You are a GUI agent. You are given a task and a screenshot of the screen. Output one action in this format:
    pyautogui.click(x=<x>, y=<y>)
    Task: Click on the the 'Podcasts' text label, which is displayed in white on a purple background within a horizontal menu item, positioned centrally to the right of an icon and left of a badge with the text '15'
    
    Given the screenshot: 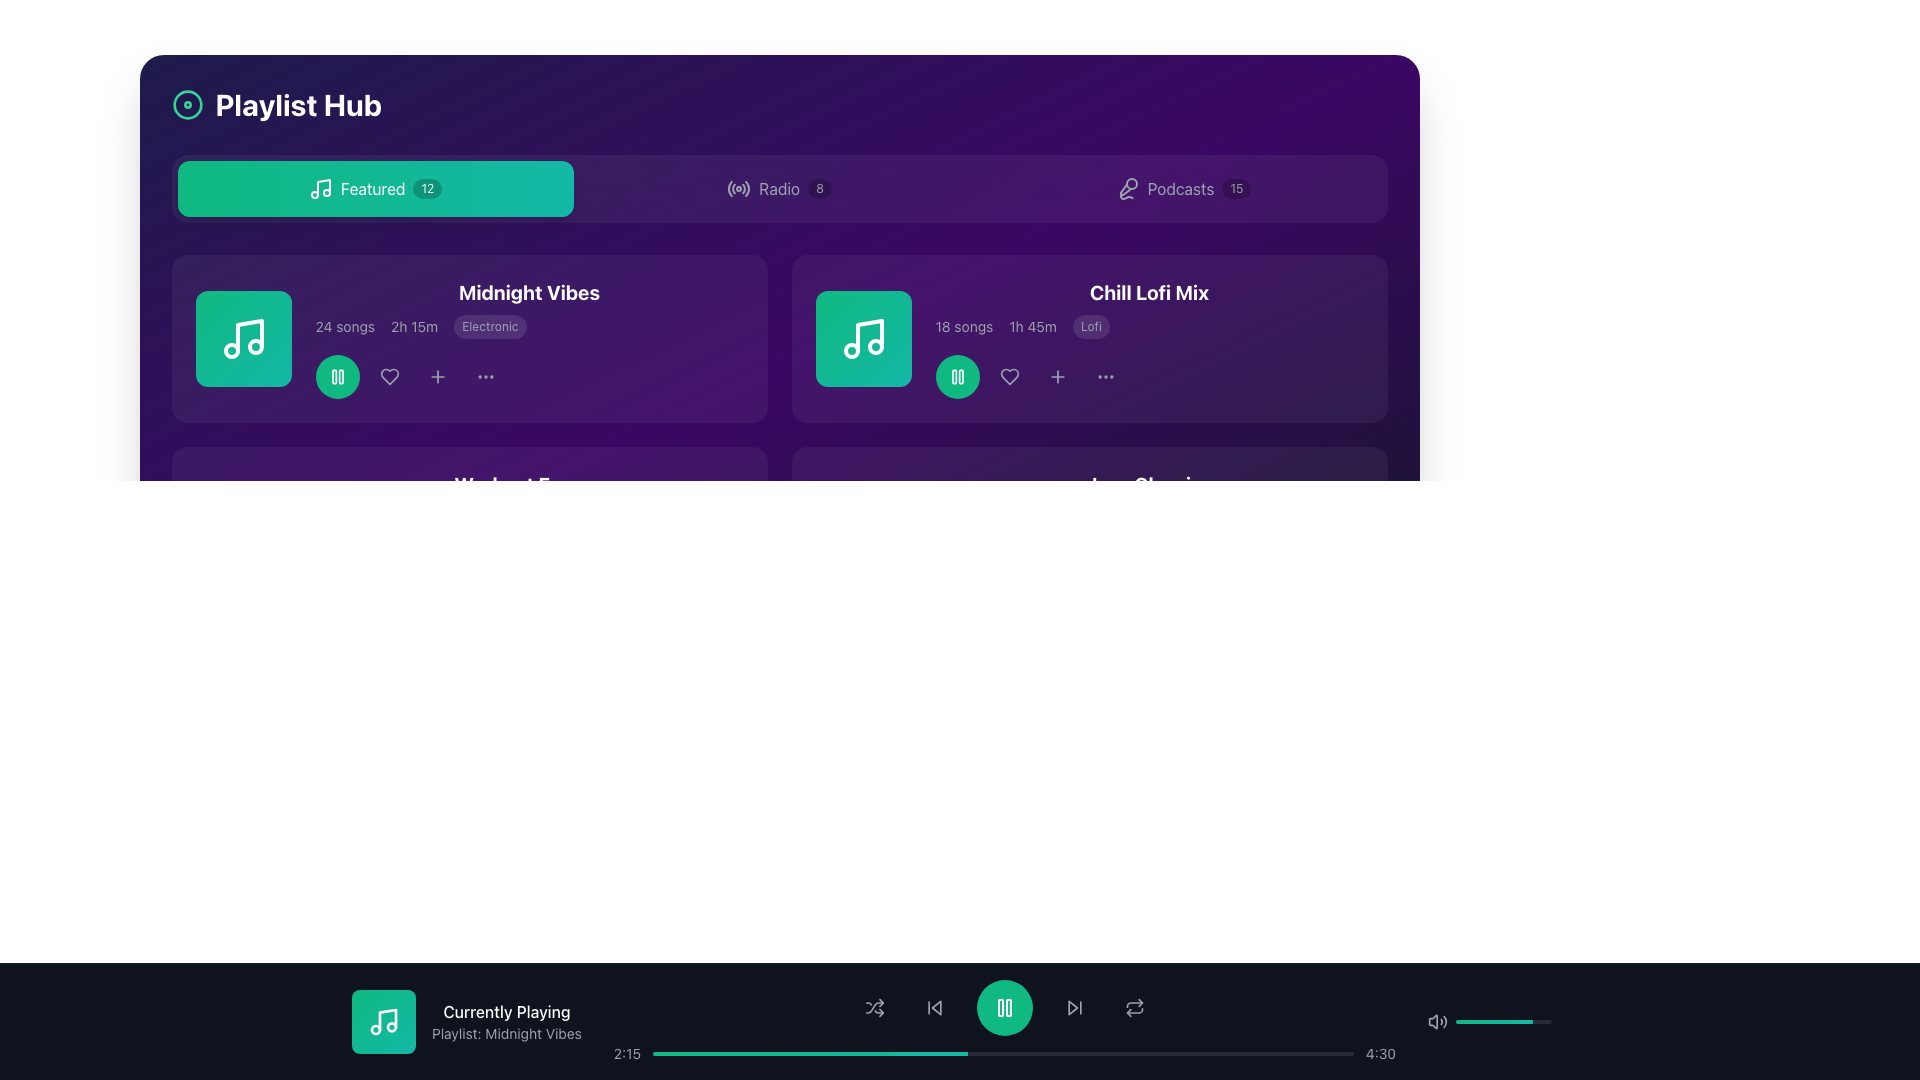 What is the action you would take?
    pyautogui.click(x=1180, y=189)
    